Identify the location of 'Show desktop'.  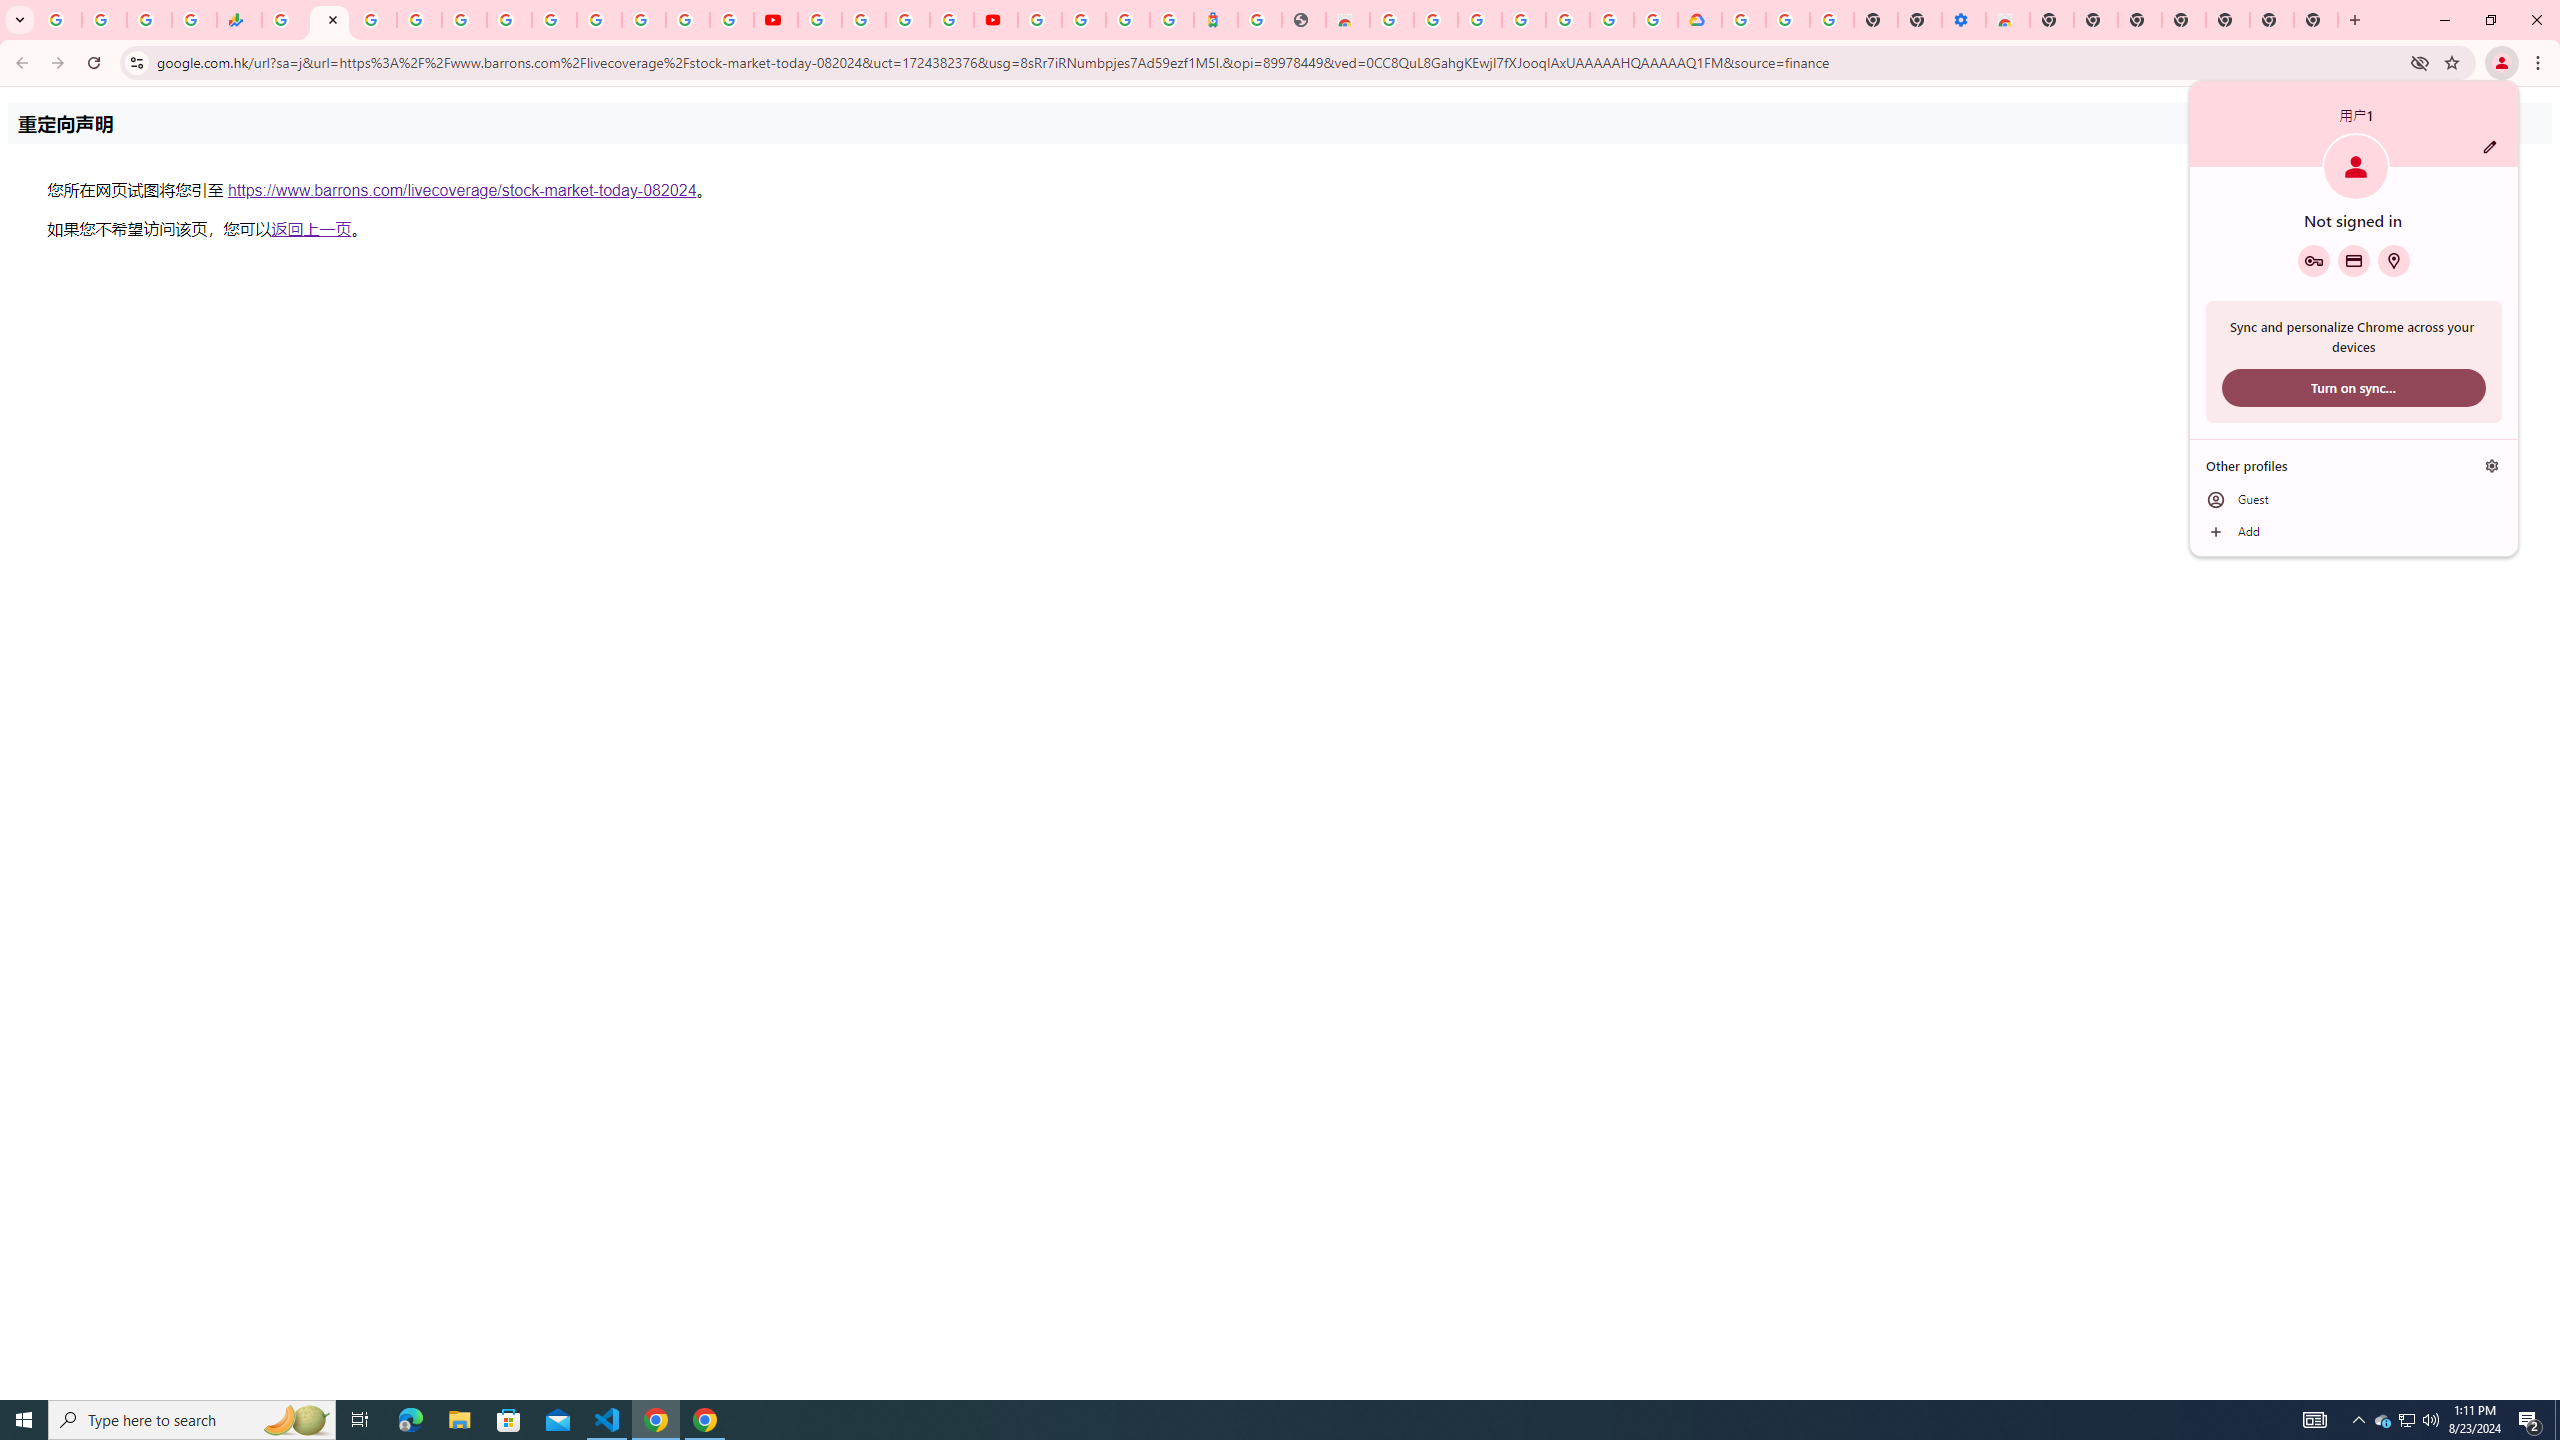
(2556, 1418).